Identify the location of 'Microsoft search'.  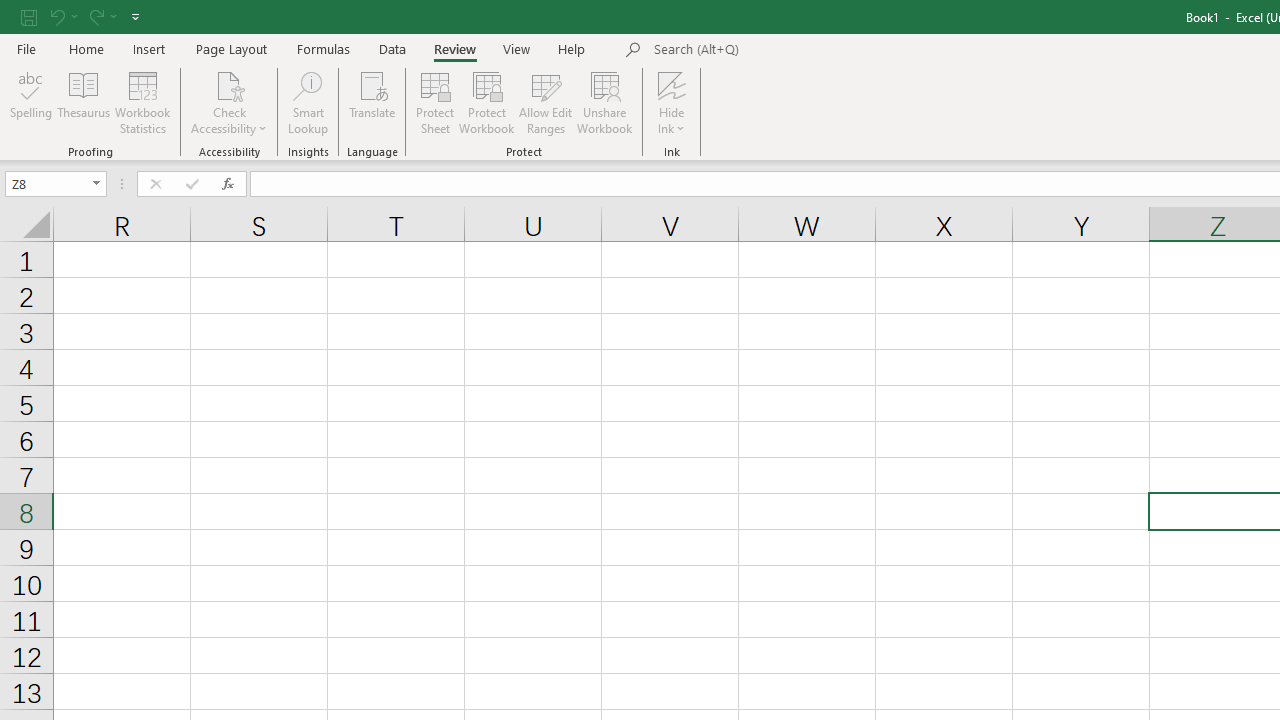
(791, 49).